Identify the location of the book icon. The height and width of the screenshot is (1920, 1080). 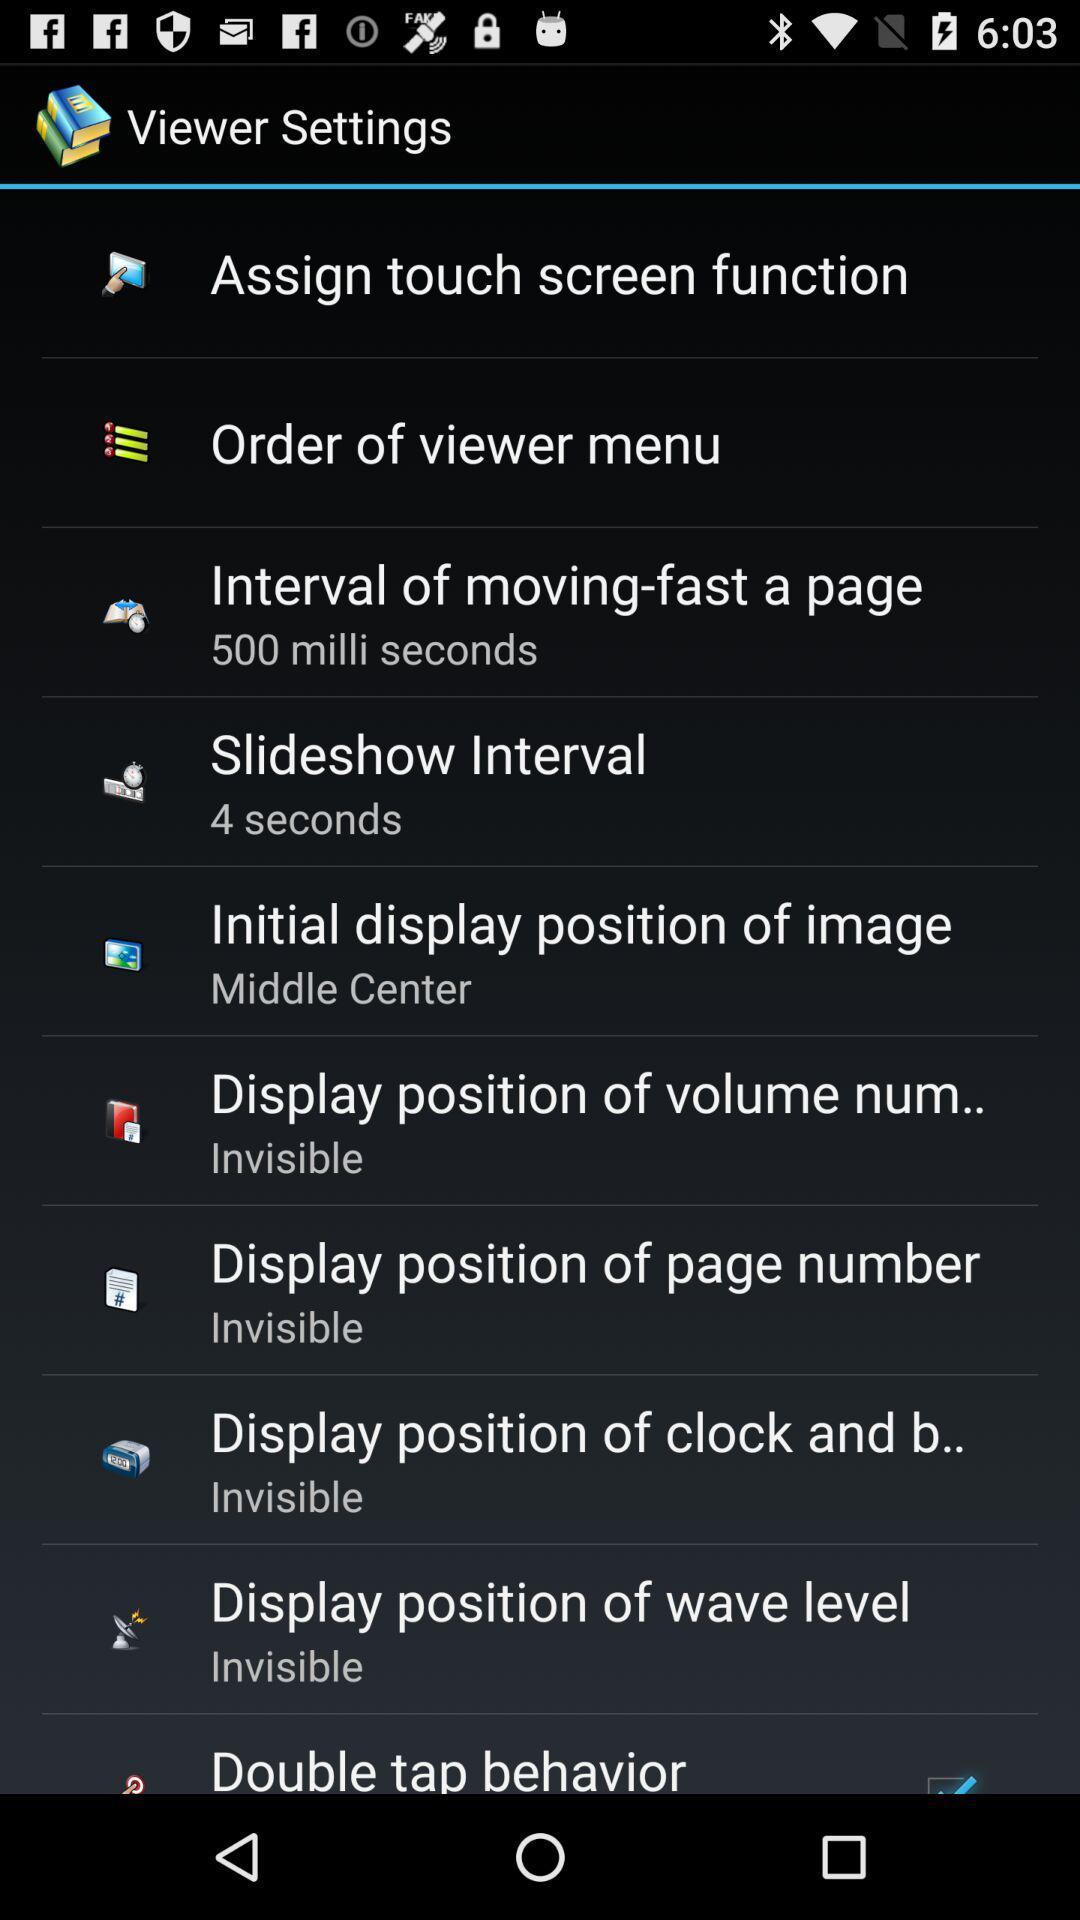
(126, 1121).